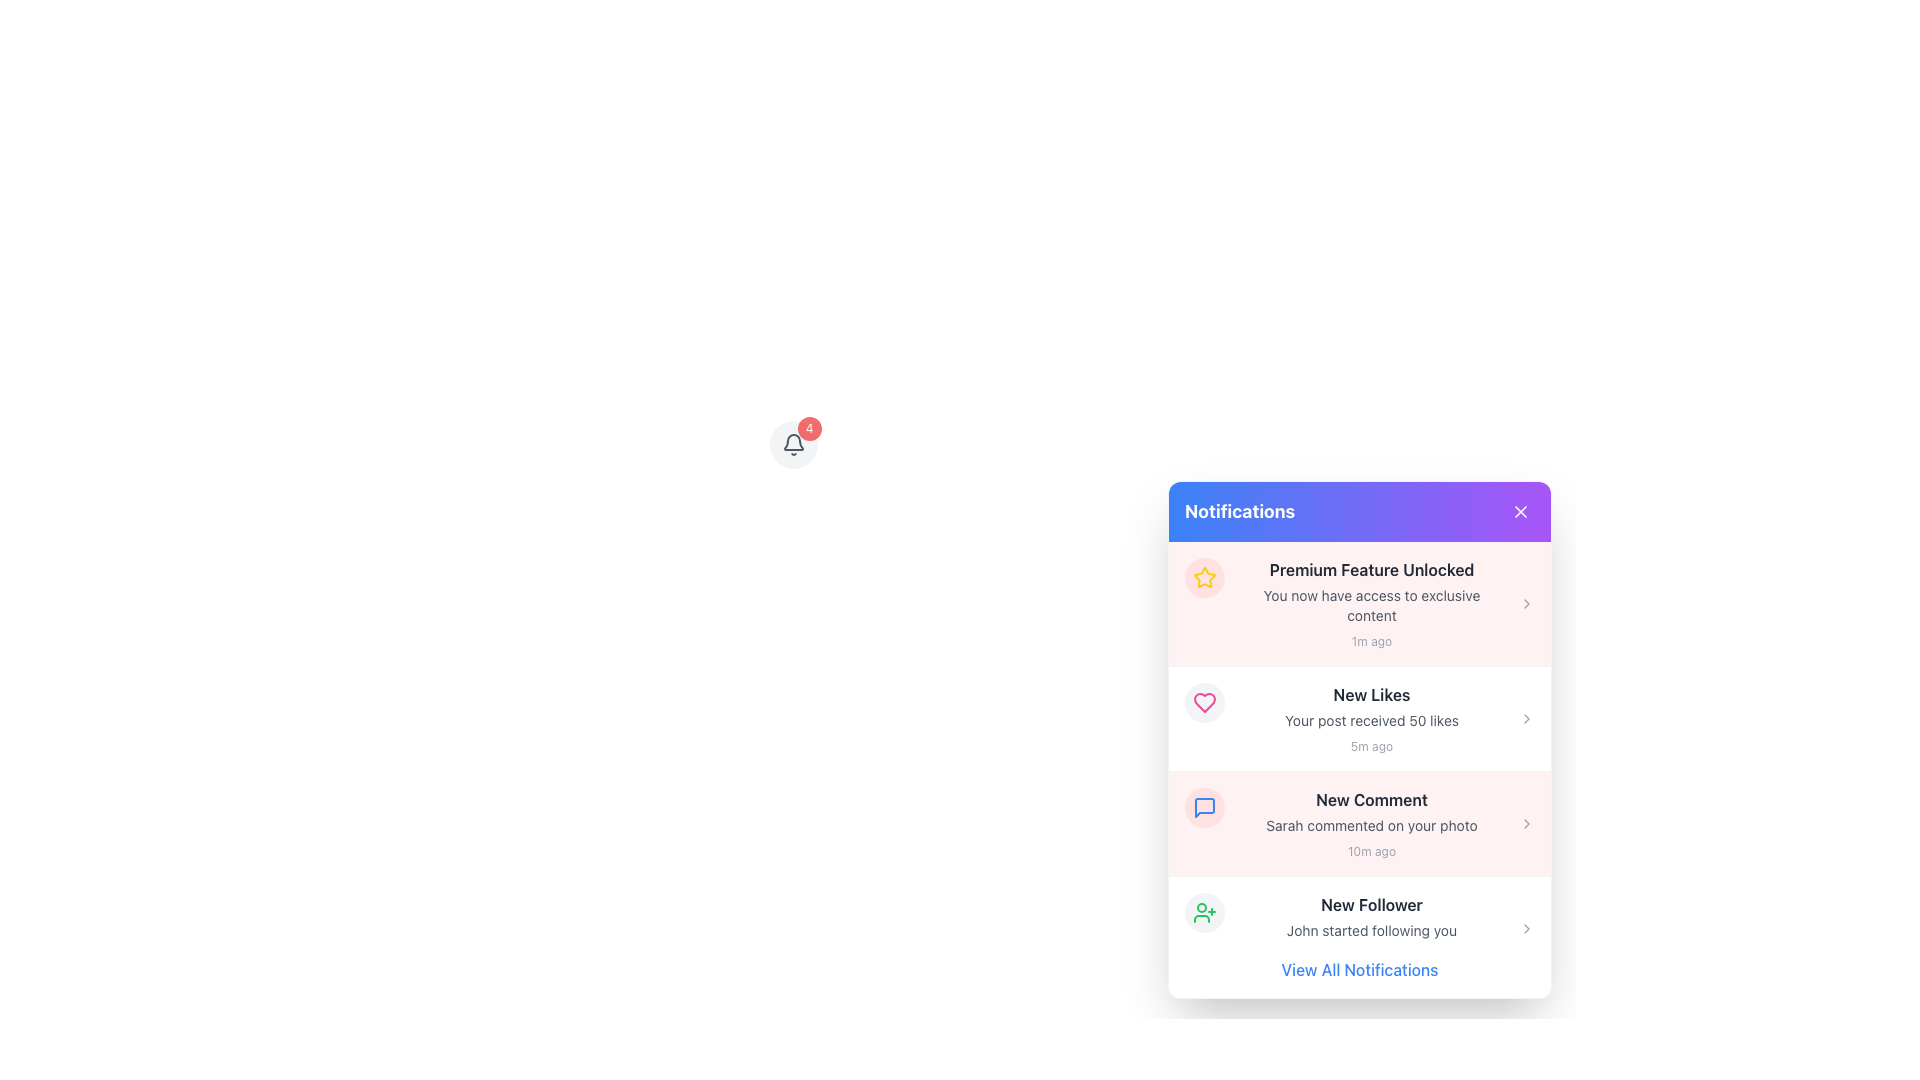  What do you see at coordinates (1520, 511) in the screenshot?
I see `the close button located in the top-right corner of the Notifications pop-up panel` at bounding box center [1520, 511].